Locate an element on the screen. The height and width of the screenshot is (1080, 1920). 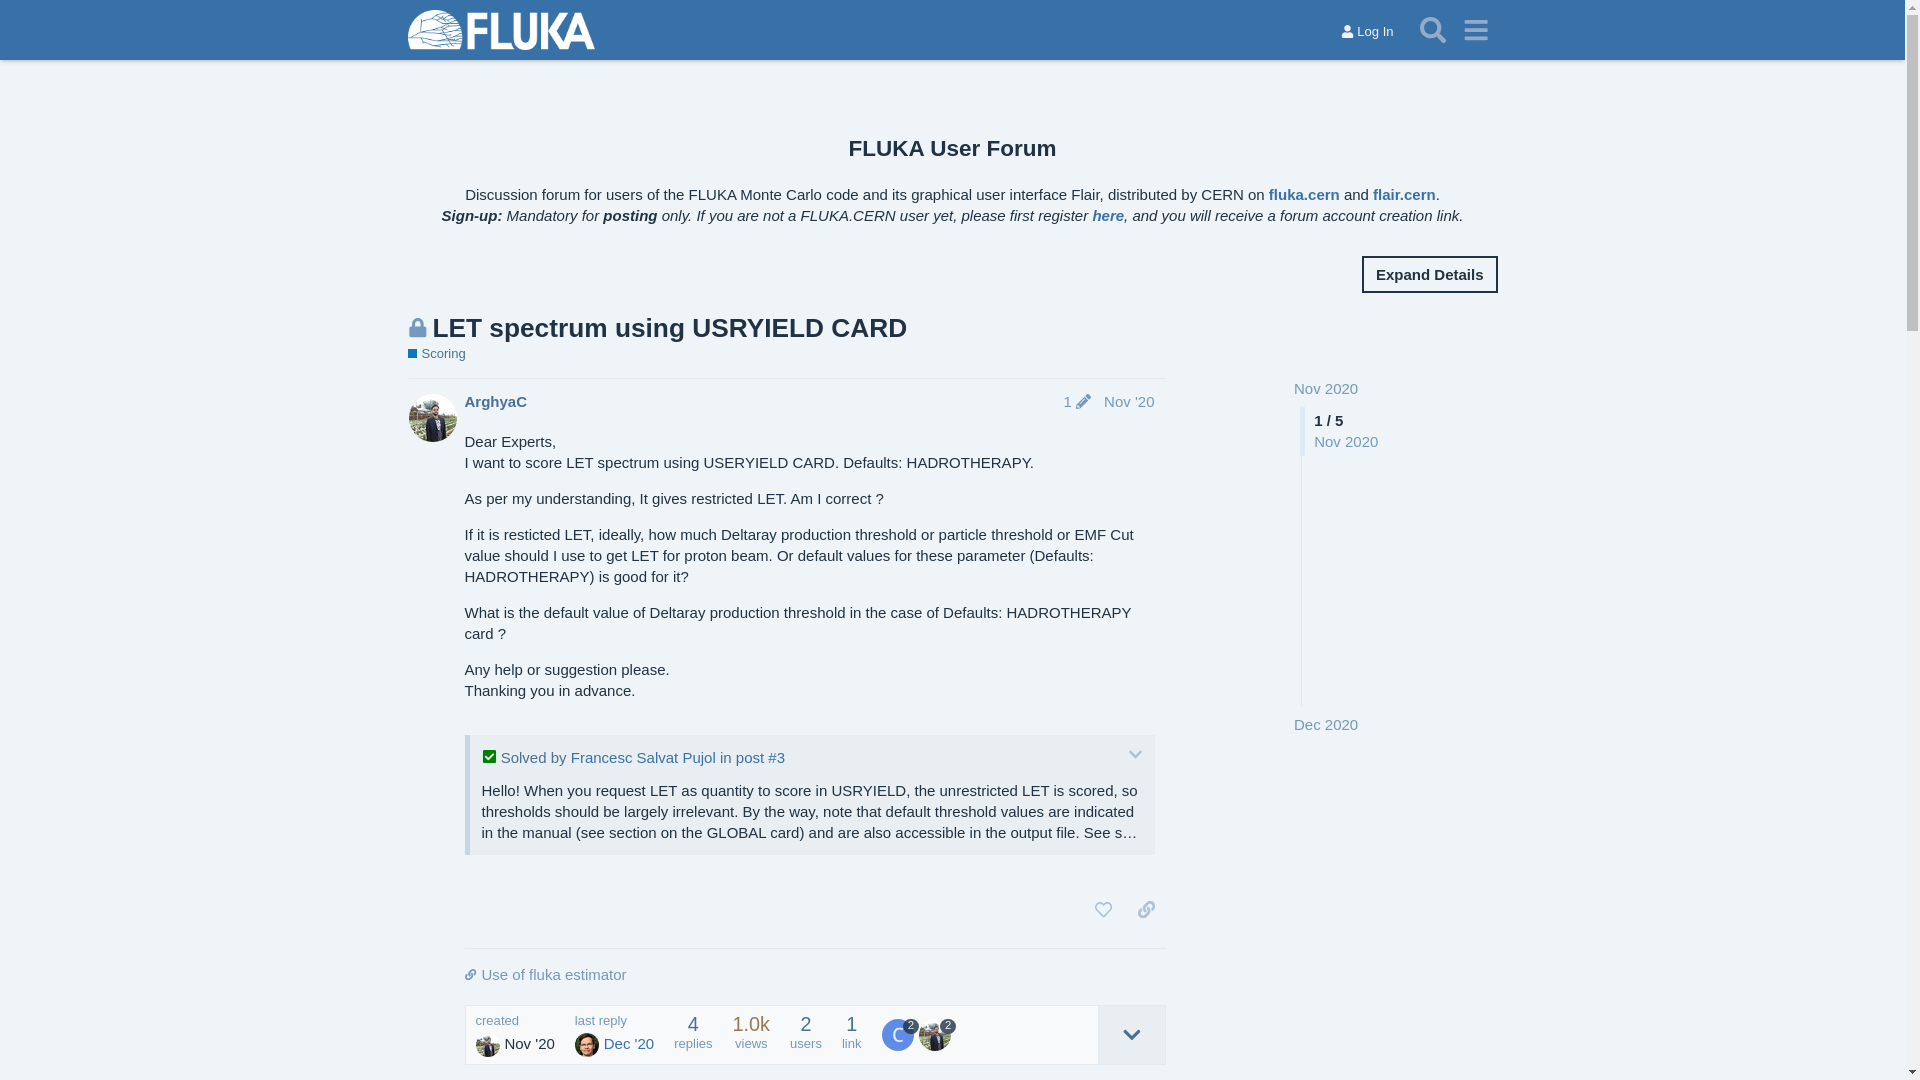
'2' is located at coordinates (917, 1034).